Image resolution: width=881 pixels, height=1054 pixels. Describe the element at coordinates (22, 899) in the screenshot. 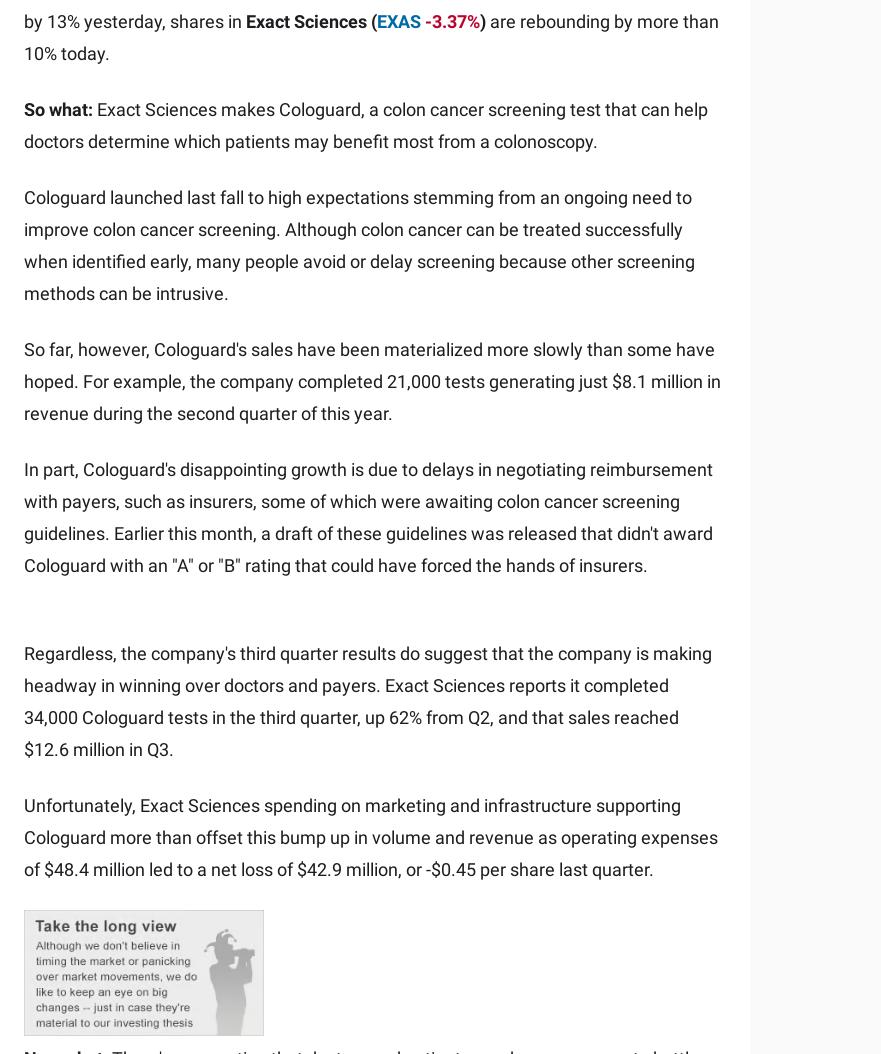

I see `'Copyright, Trademark and Patent Information'` at that location.